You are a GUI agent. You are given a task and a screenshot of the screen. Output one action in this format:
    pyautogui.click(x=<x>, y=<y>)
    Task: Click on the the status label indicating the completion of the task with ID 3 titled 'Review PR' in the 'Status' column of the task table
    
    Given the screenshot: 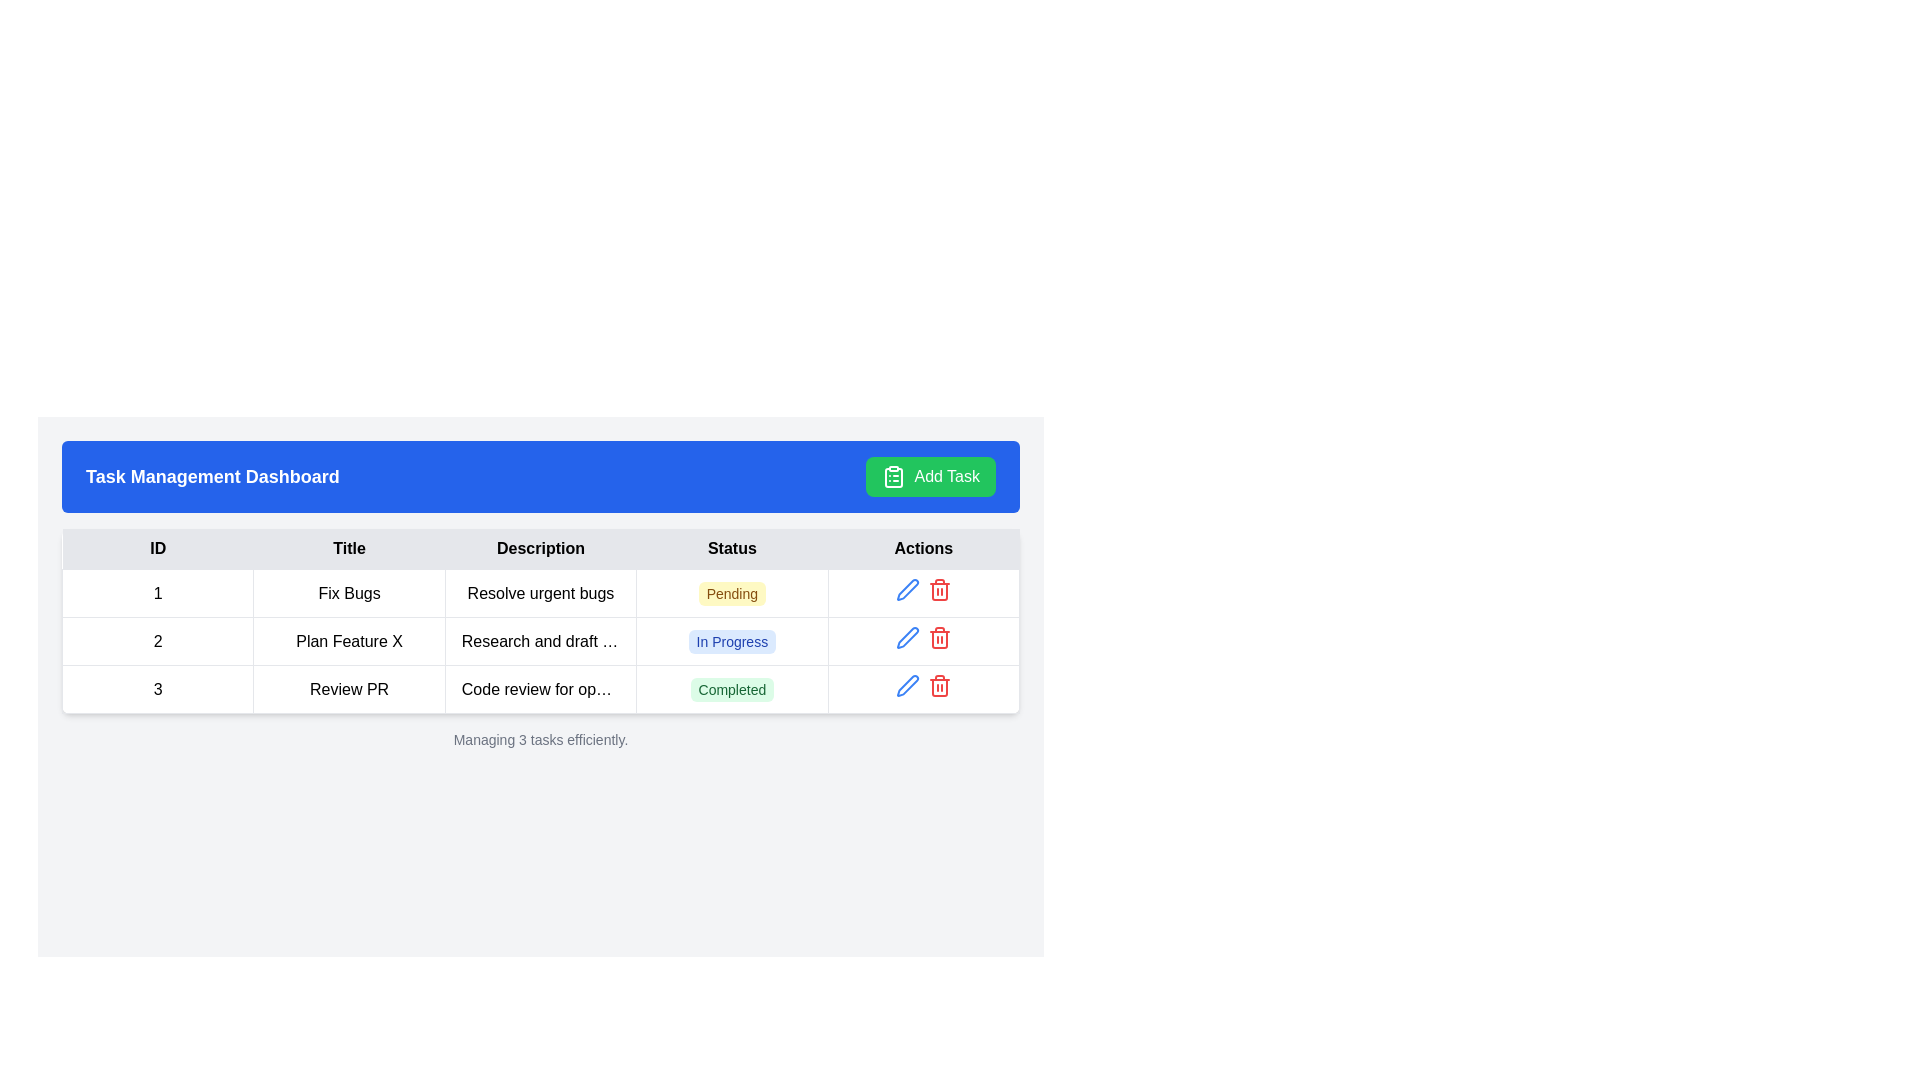 What is the action you would take?
    pyautogui.click(x=731, y=688)
    